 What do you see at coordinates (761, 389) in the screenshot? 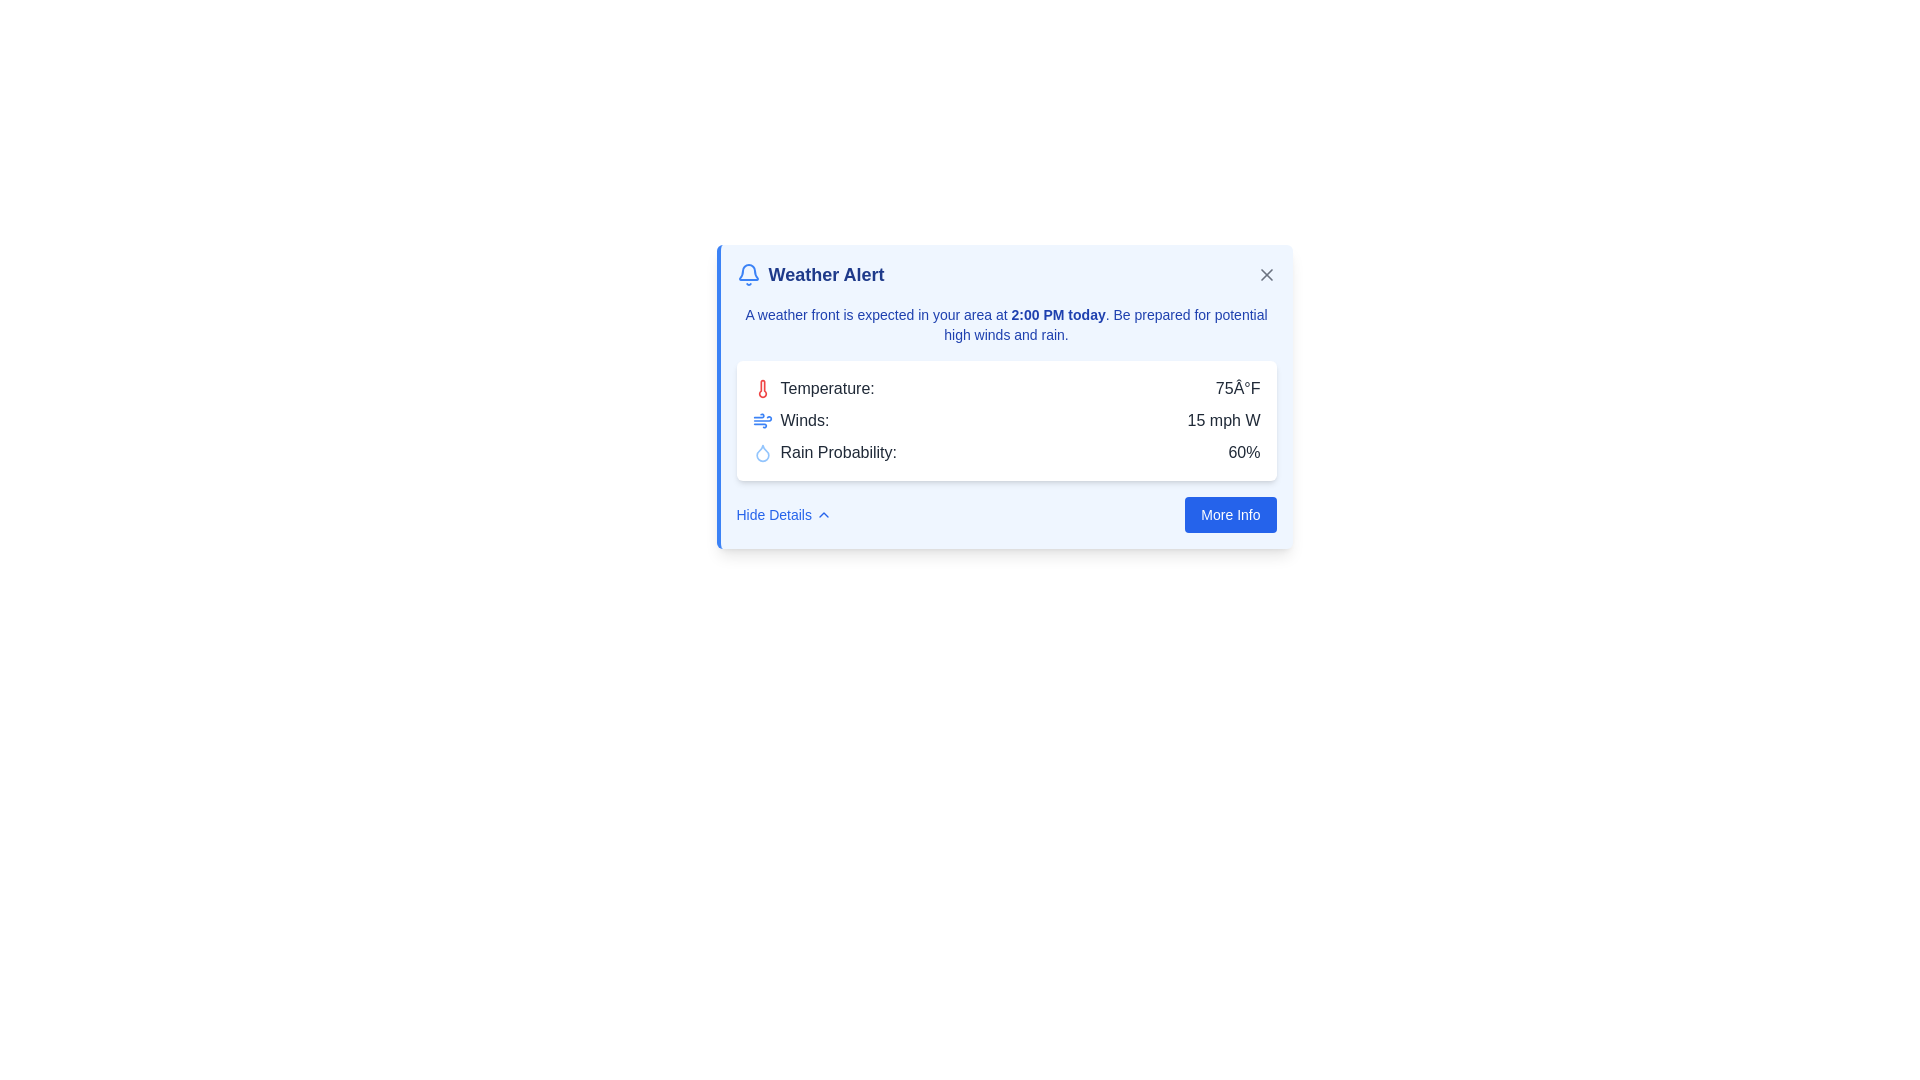
I see `the red thermometer icon located in the 'Temperature' section of the weather alert card, which is positioned before the text 'Temperature: 75°F'` at bounding box center [761, 389].